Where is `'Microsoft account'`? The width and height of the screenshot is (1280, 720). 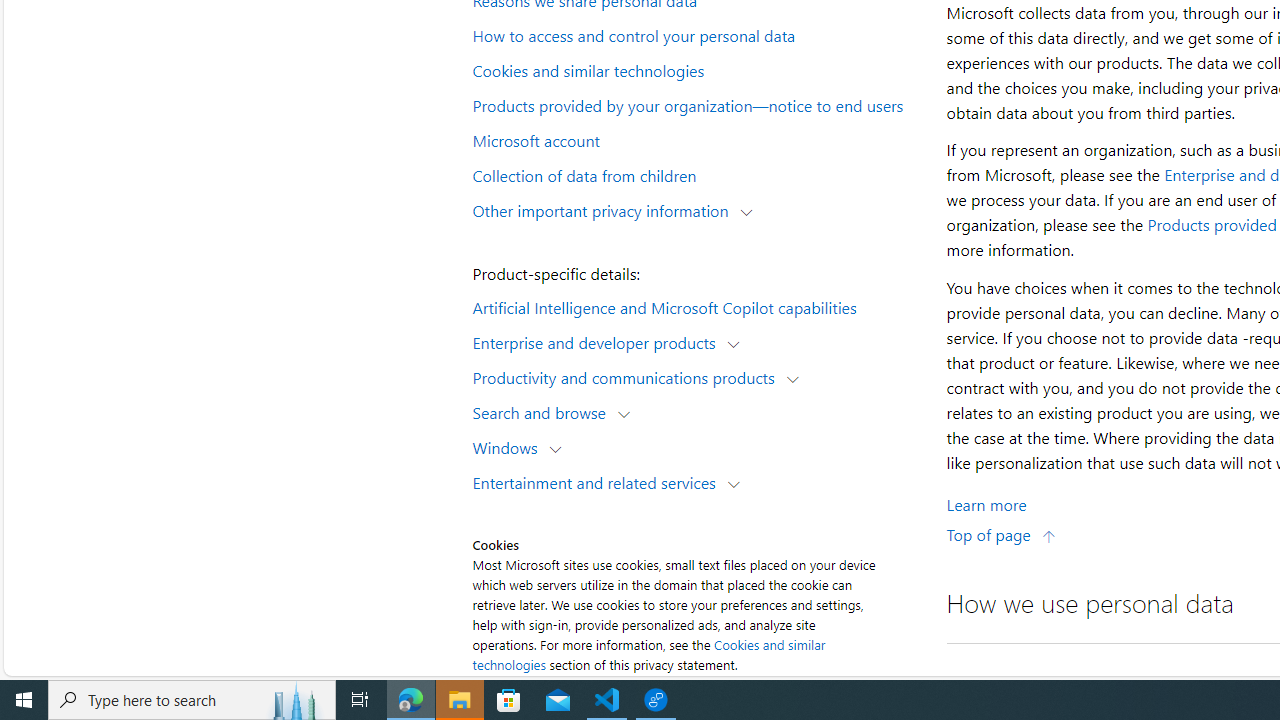 'Microsoft account' is located at coordinates (696, 138).